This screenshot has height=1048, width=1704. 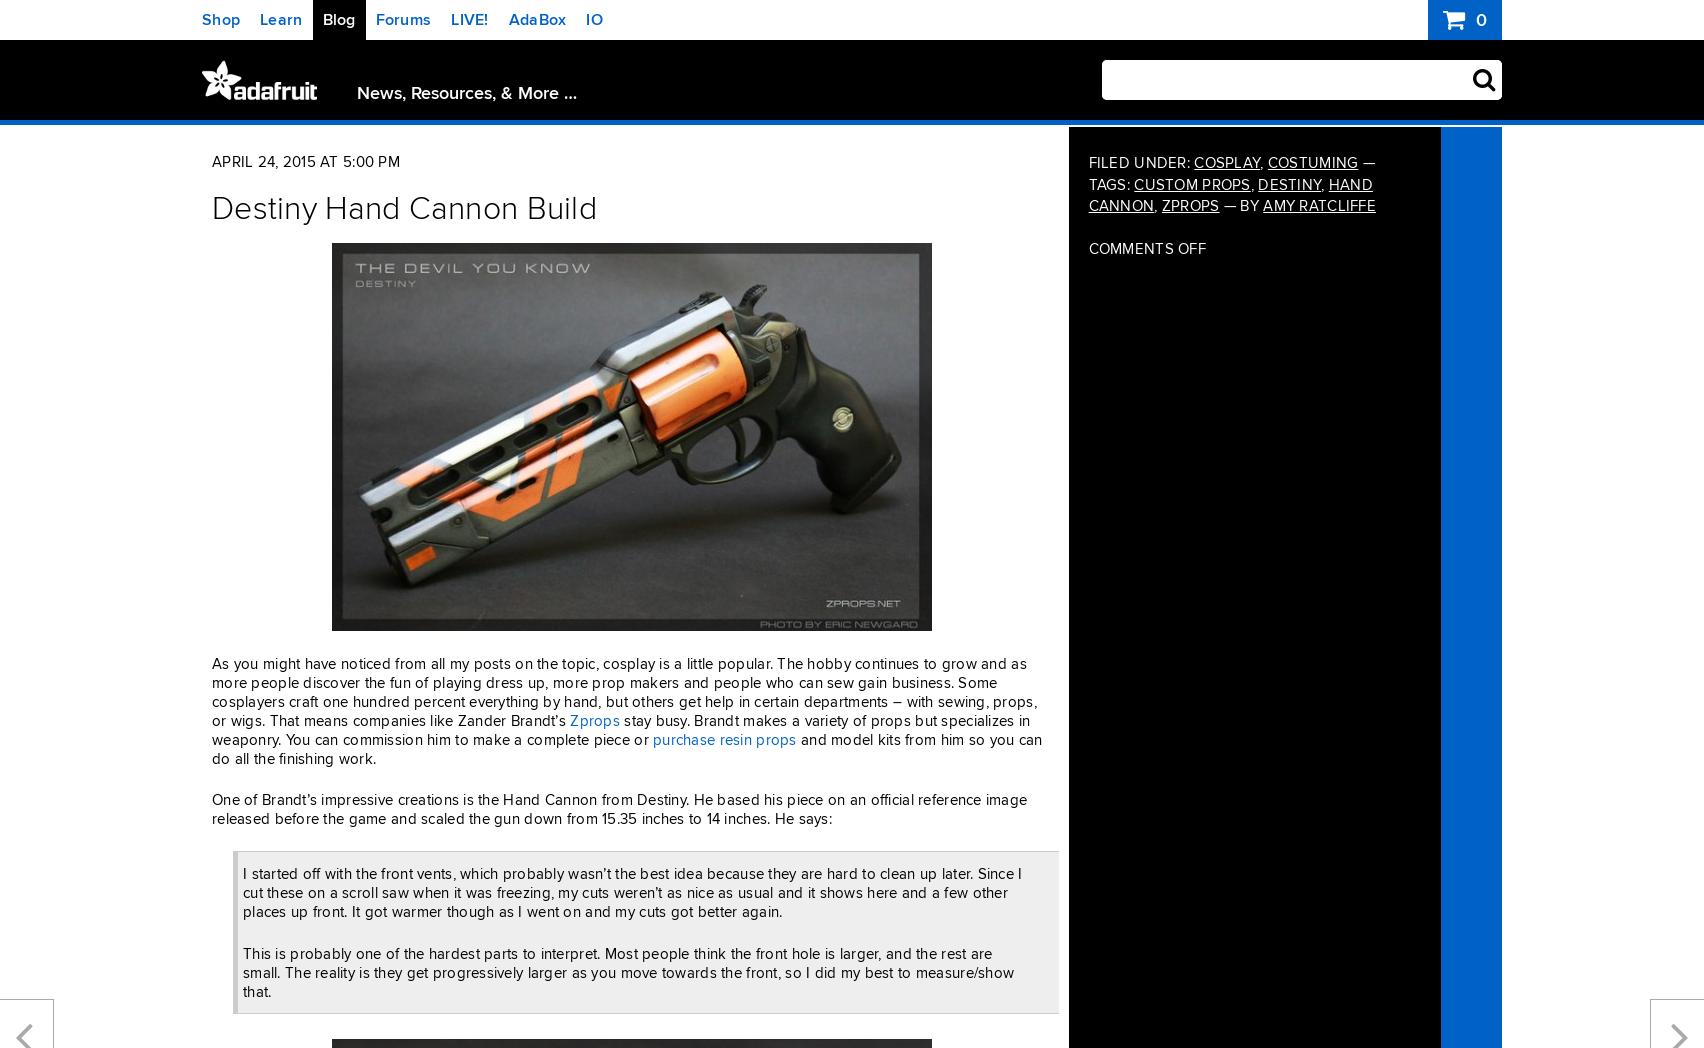 I want to click on 'Comments Off', so click(x=1145, y=247).